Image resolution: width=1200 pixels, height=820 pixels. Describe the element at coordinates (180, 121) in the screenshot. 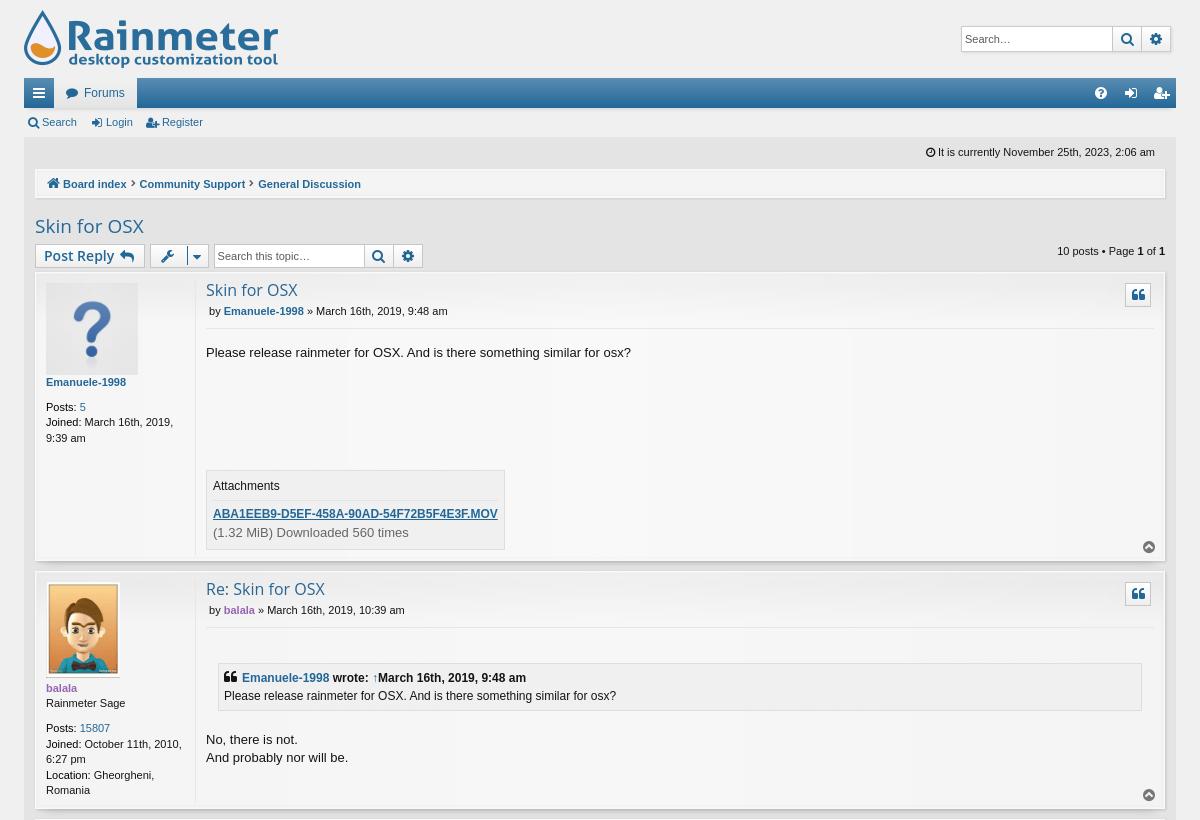

I see `'Register'` at that location.